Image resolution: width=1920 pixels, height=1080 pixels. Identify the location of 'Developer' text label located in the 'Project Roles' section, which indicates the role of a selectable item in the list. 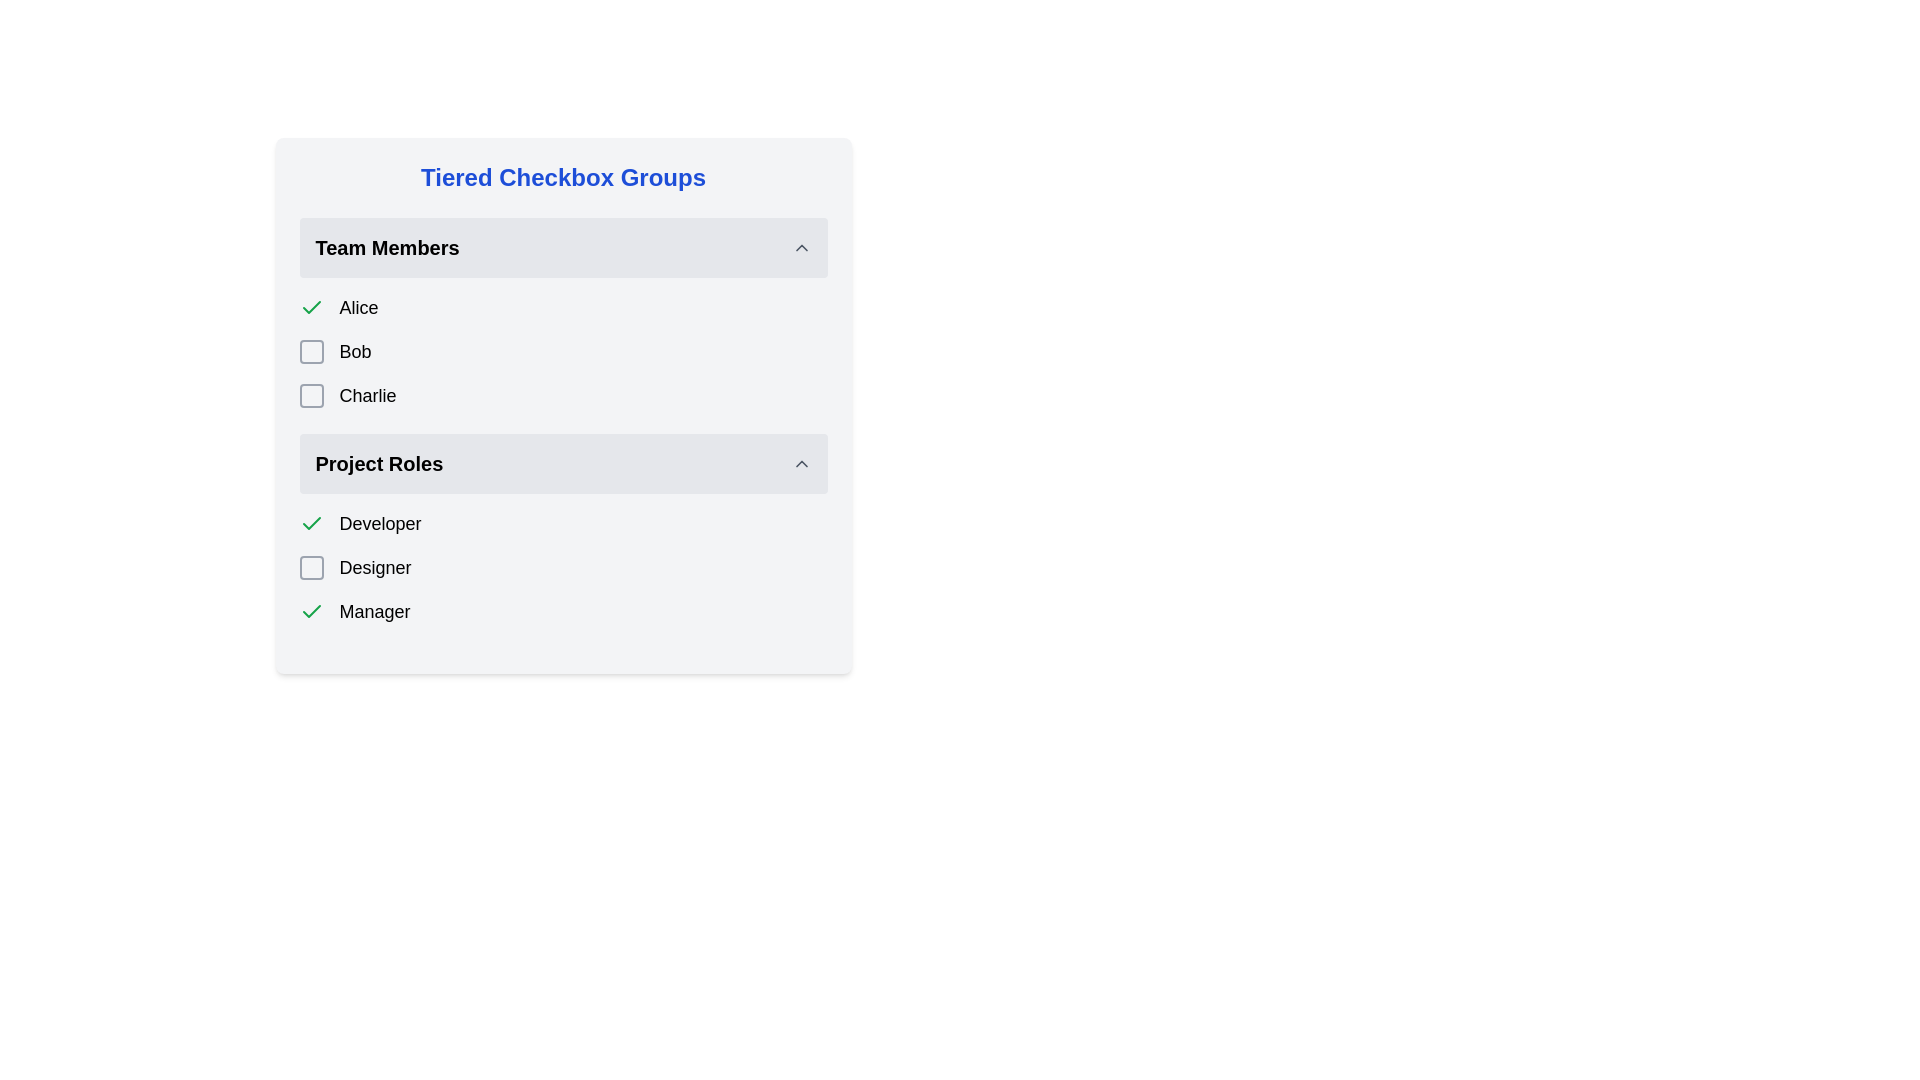
(380, 523).